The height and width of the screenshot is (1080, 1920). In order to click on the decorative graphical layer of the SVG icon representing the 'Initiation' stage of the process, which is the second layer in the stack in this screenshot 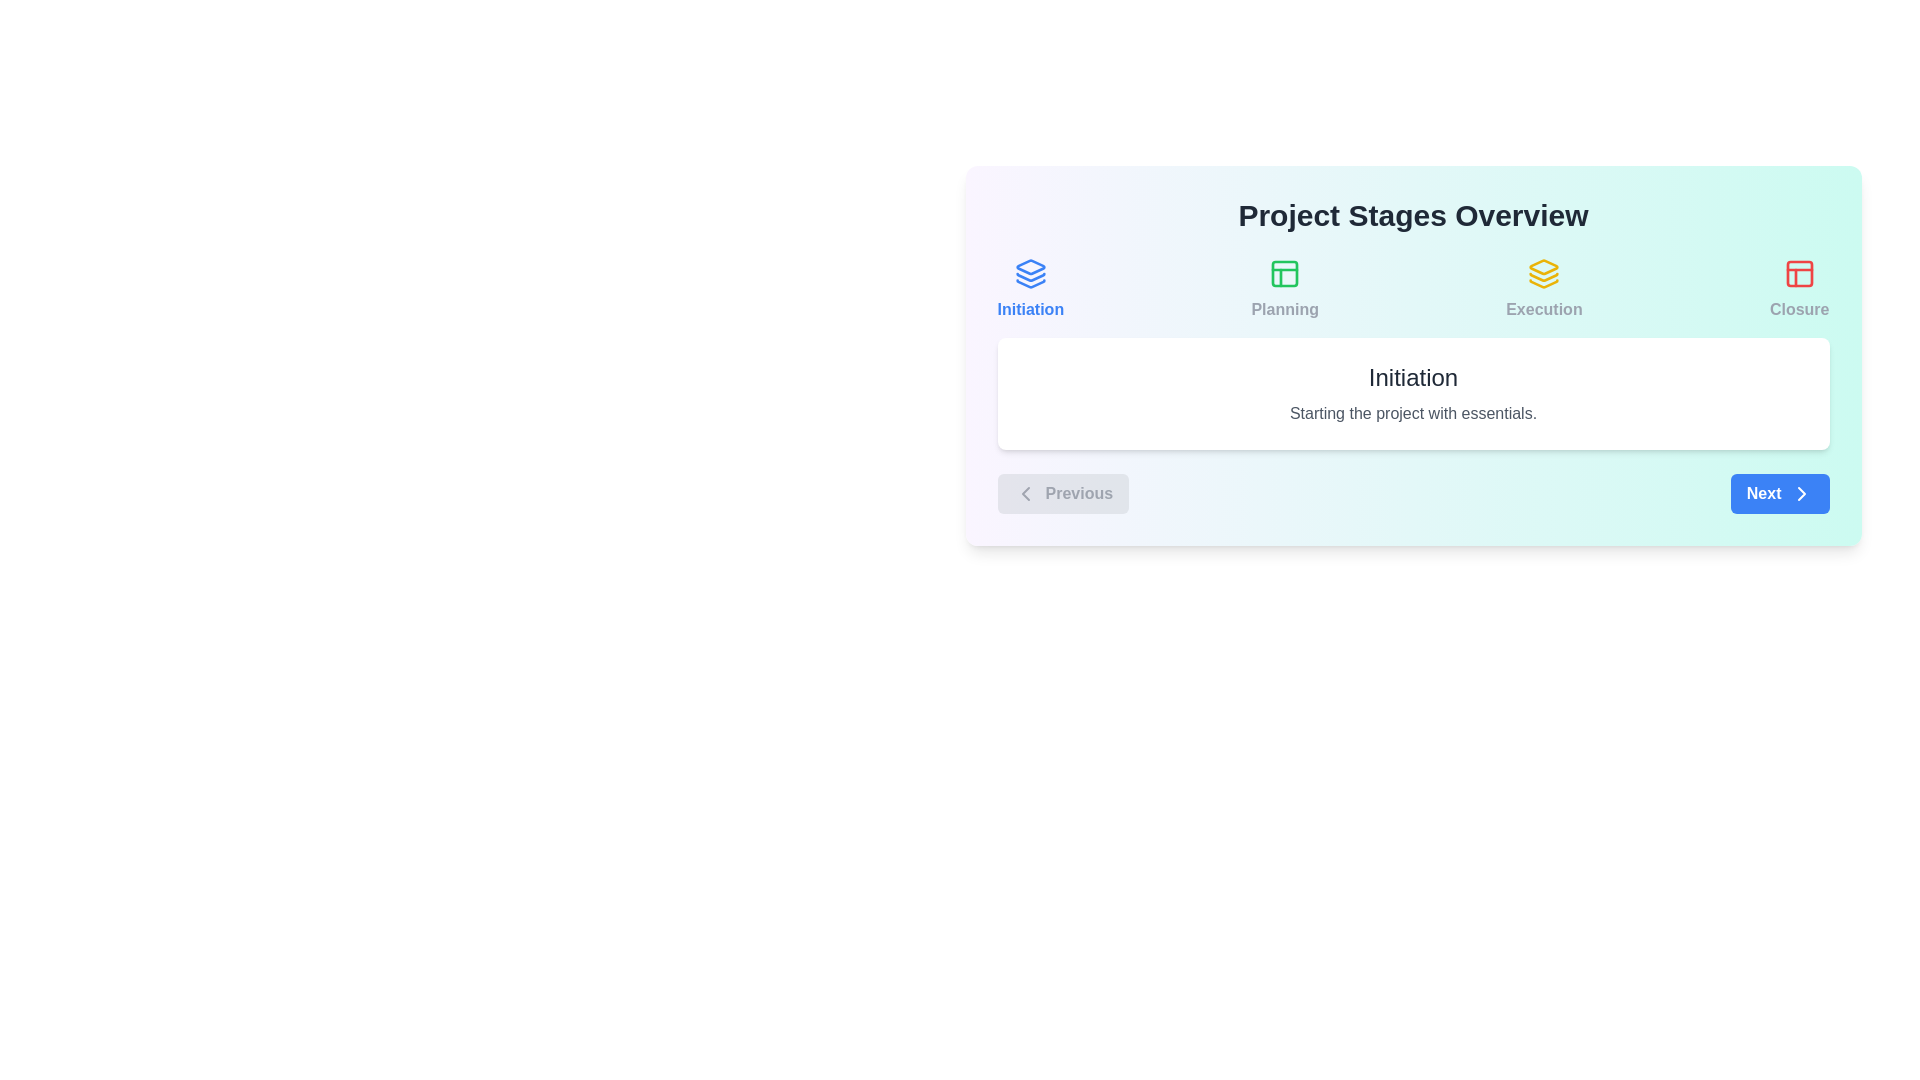, I will do `click(1030, 277)`.